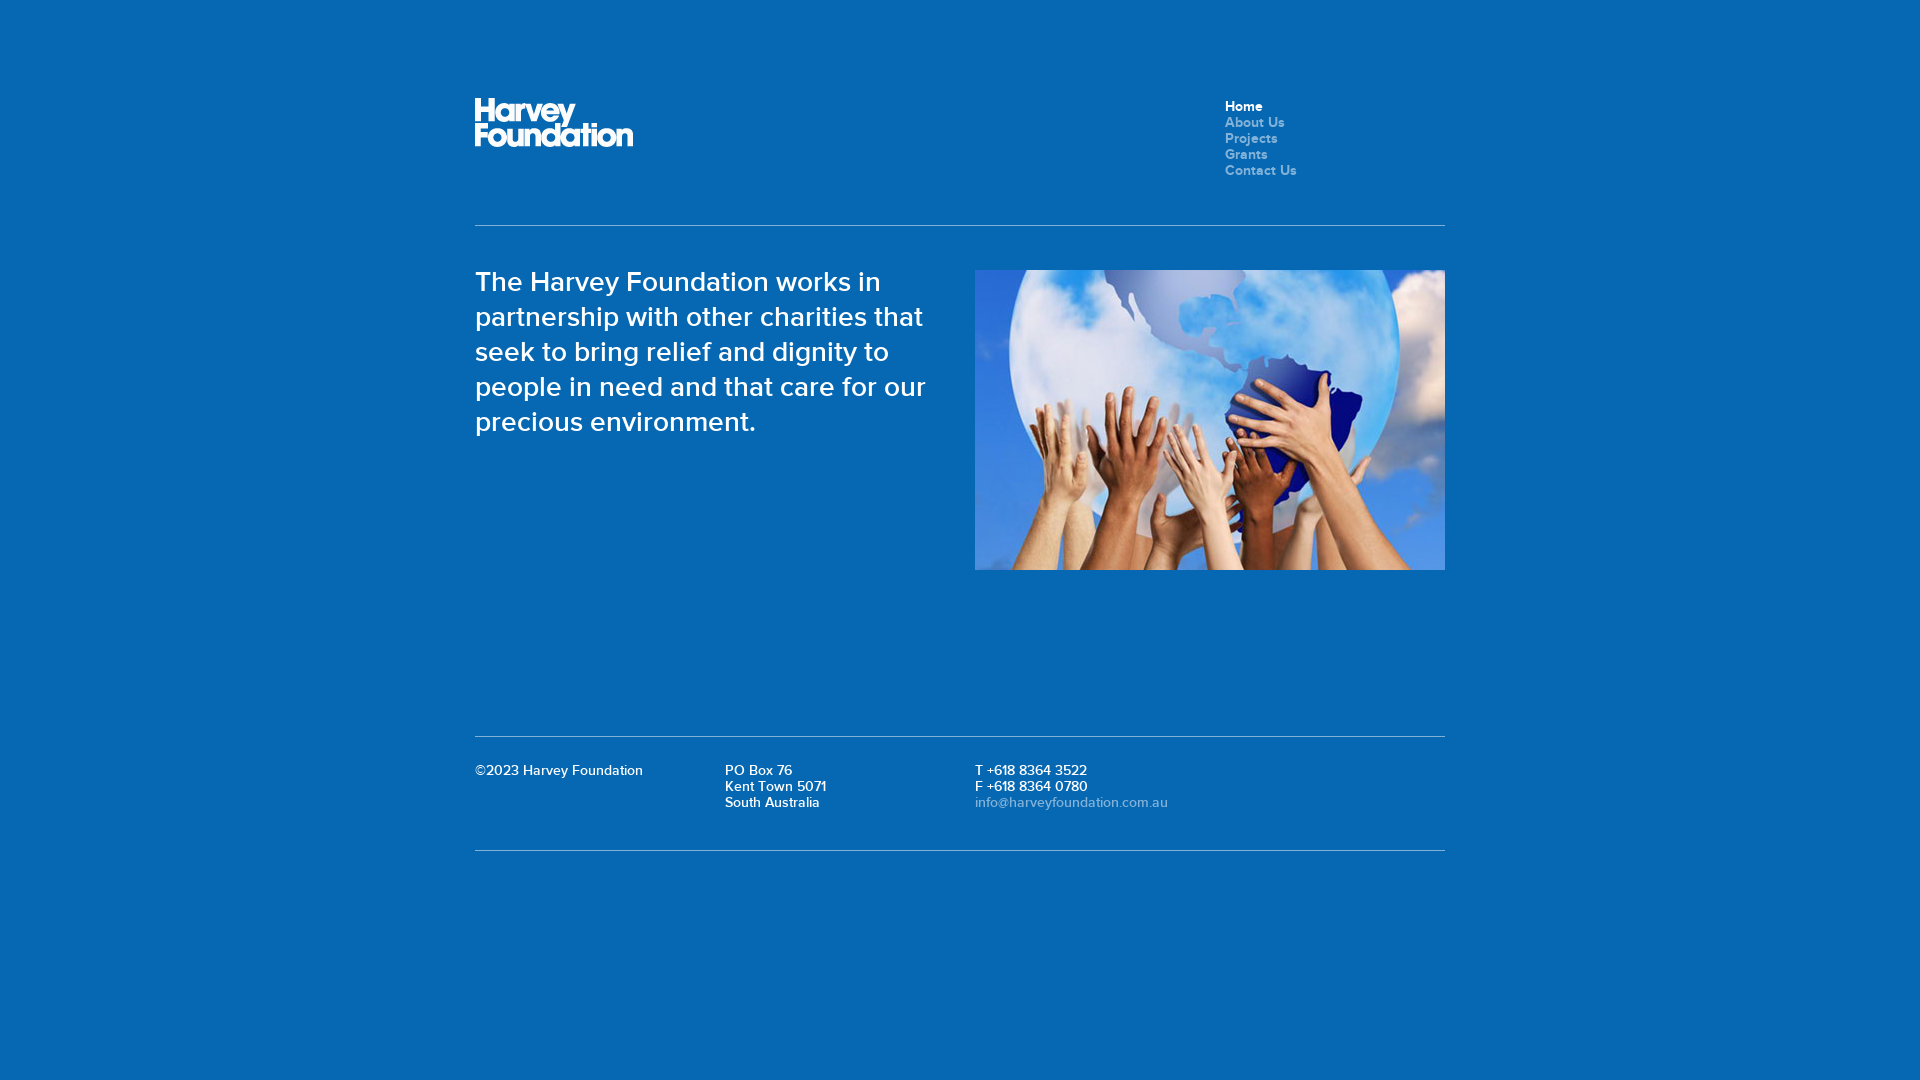 Image resolution: width=1920 pixels, height=1080 pixels. I want to click on 'Contact Us', so click(1260, 168).